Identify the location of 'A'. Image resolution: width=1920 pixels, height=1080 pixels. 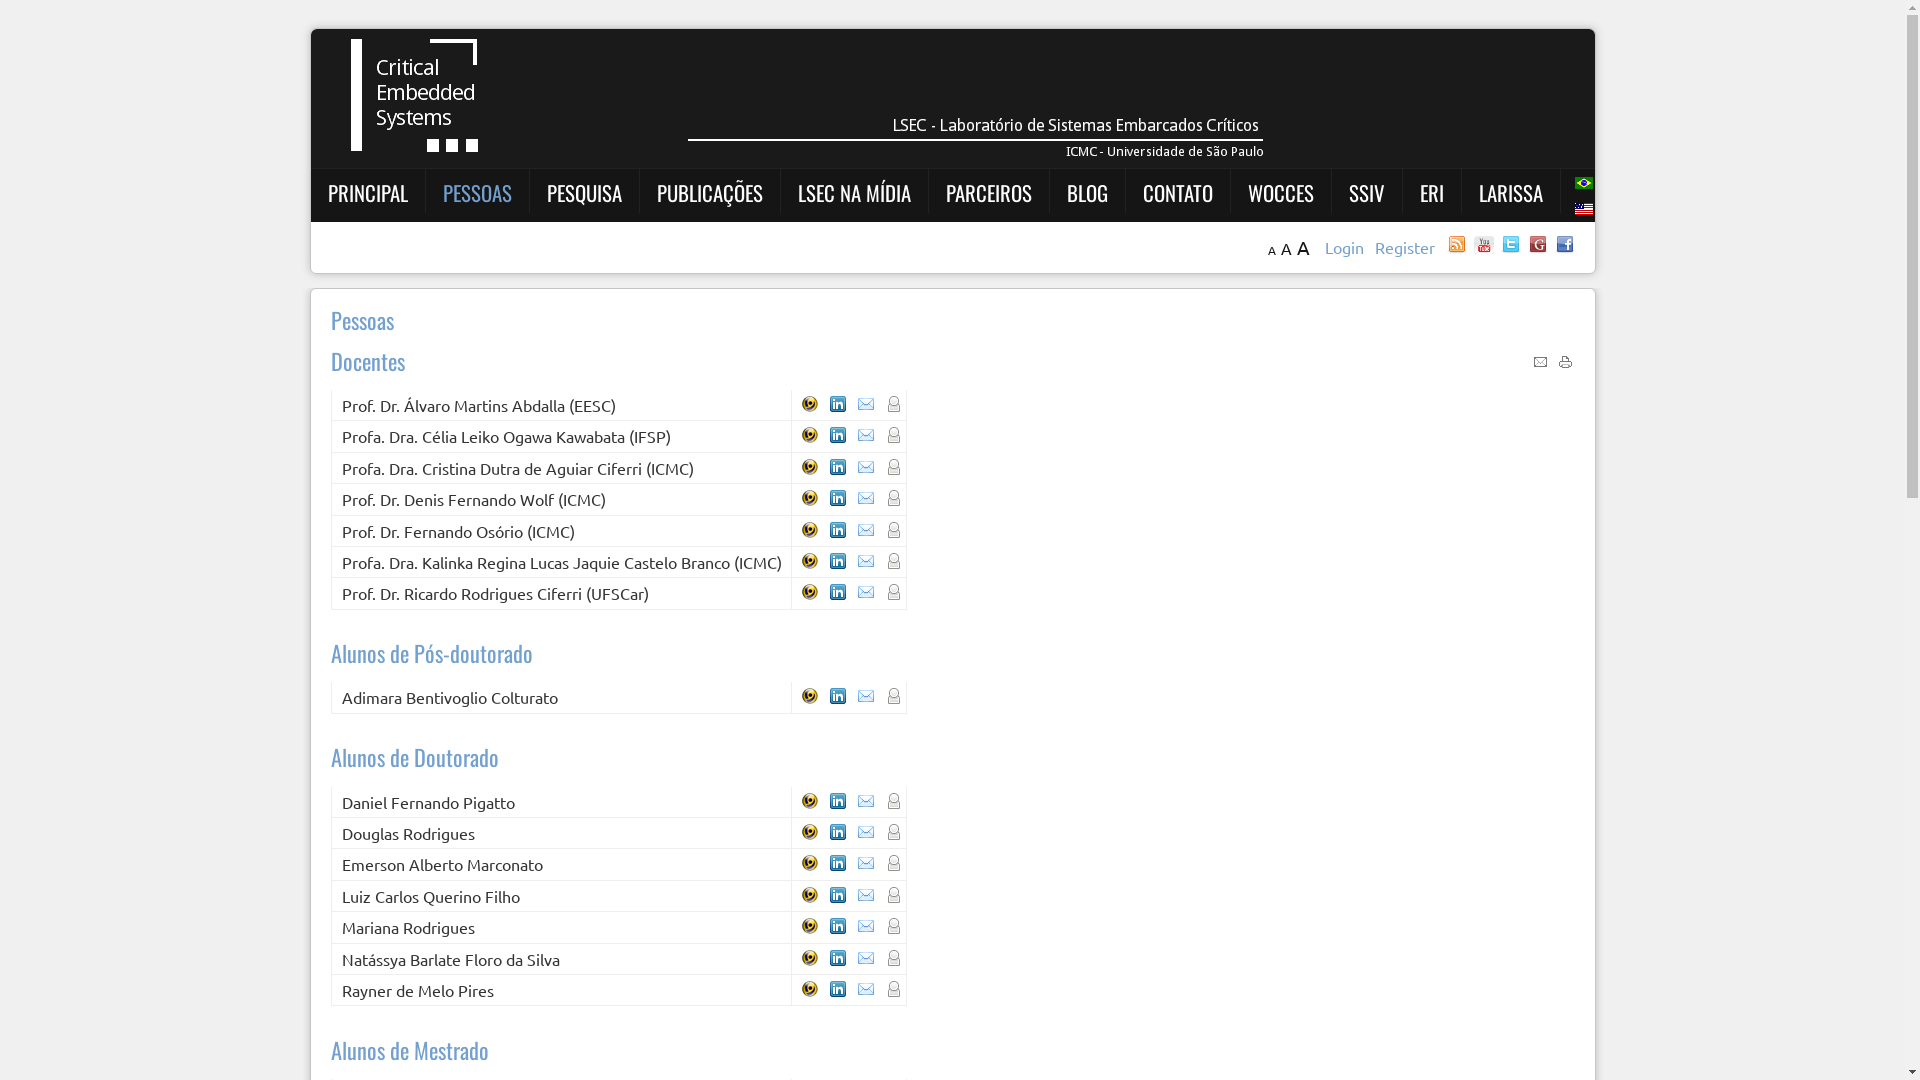
(1271, 249).